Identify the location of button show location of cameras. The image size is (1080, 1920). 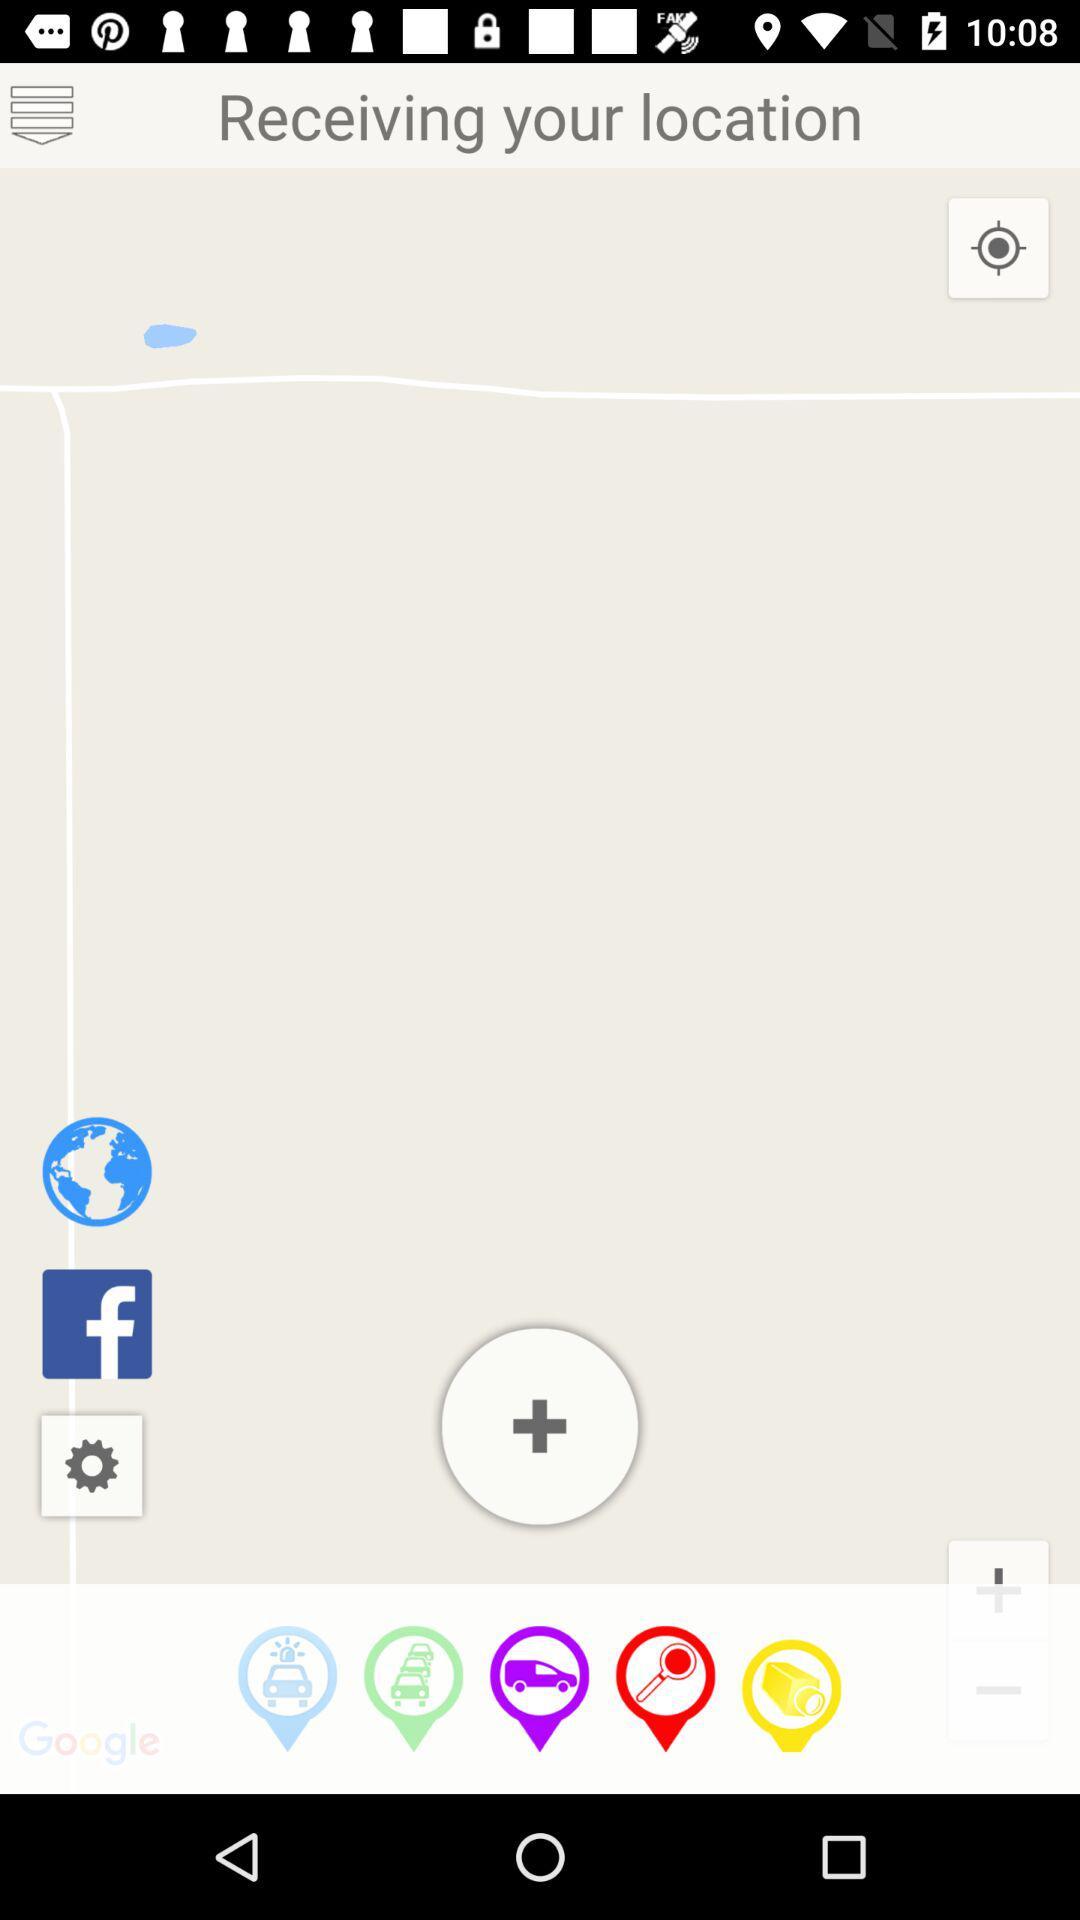
(790, 1688).